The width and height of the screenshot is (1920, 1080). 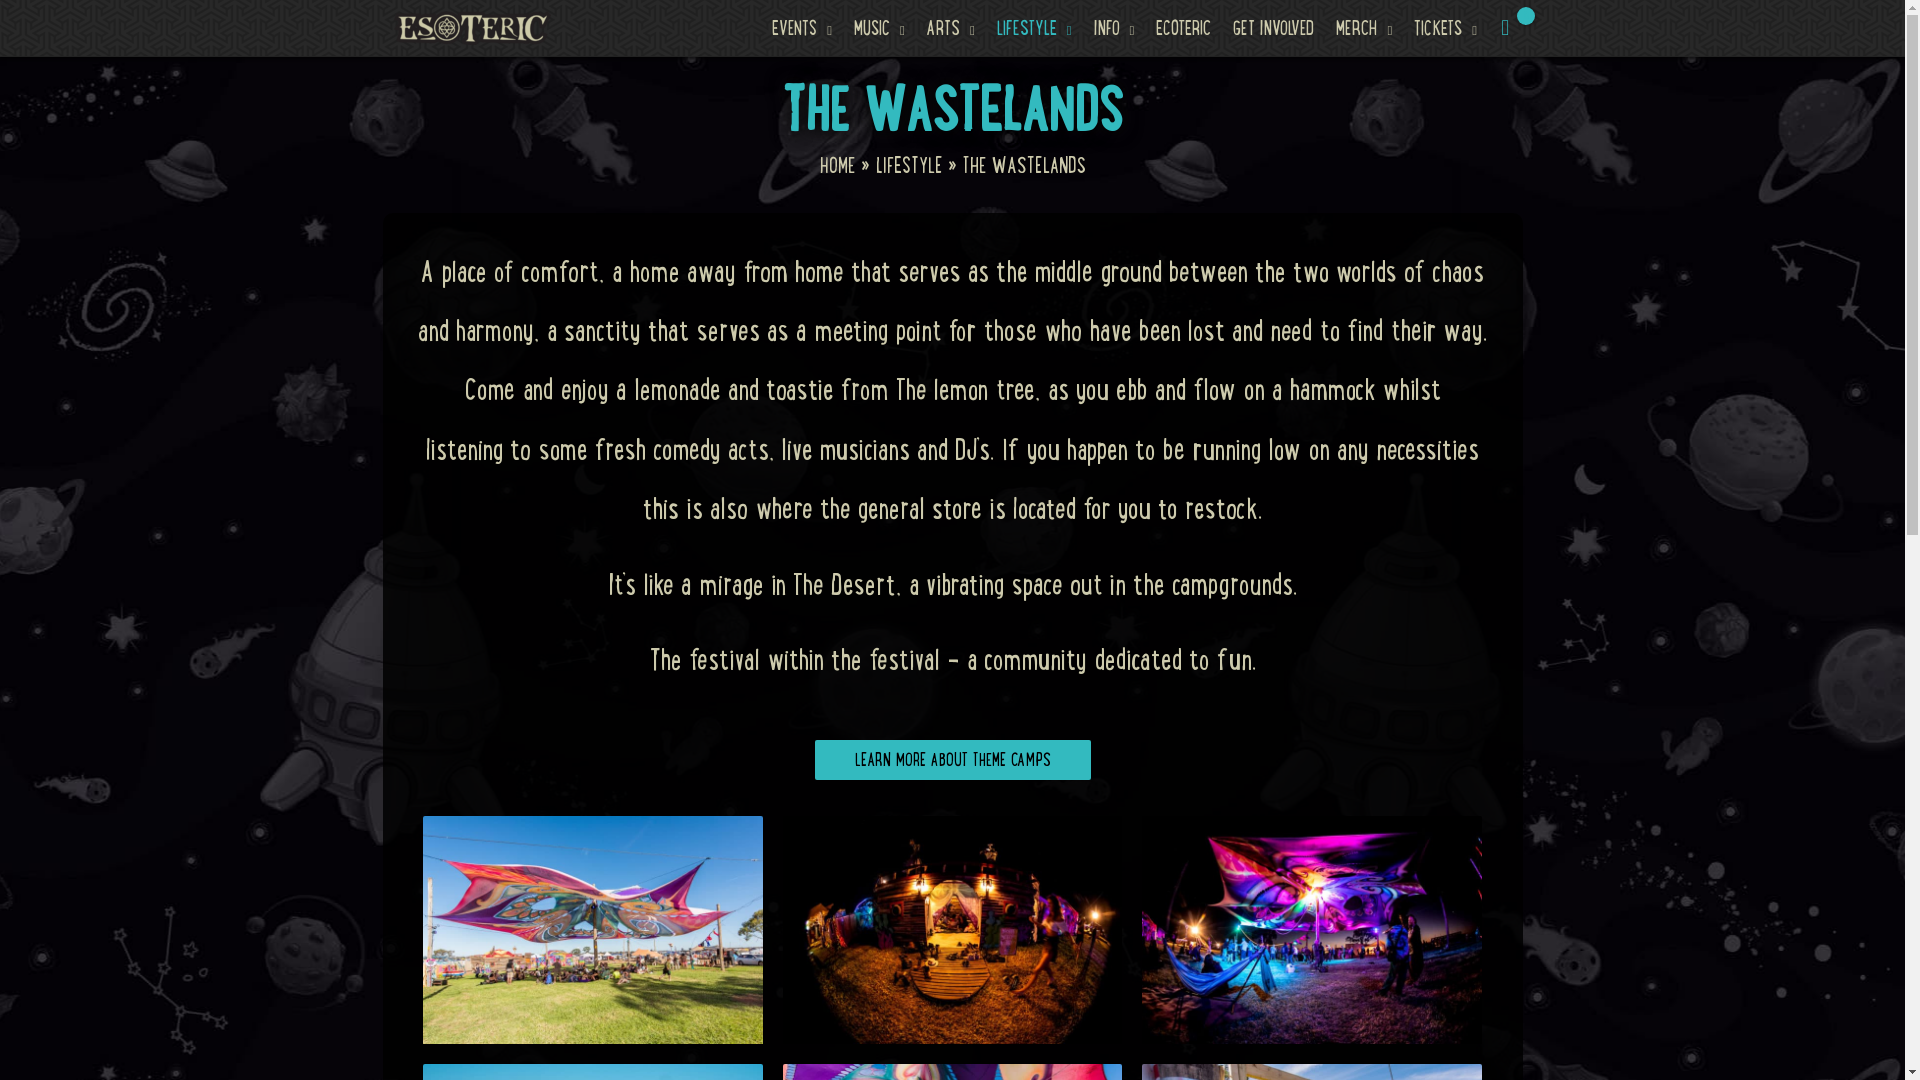 I want to click on 'HOME', so click(x=837, y=164).